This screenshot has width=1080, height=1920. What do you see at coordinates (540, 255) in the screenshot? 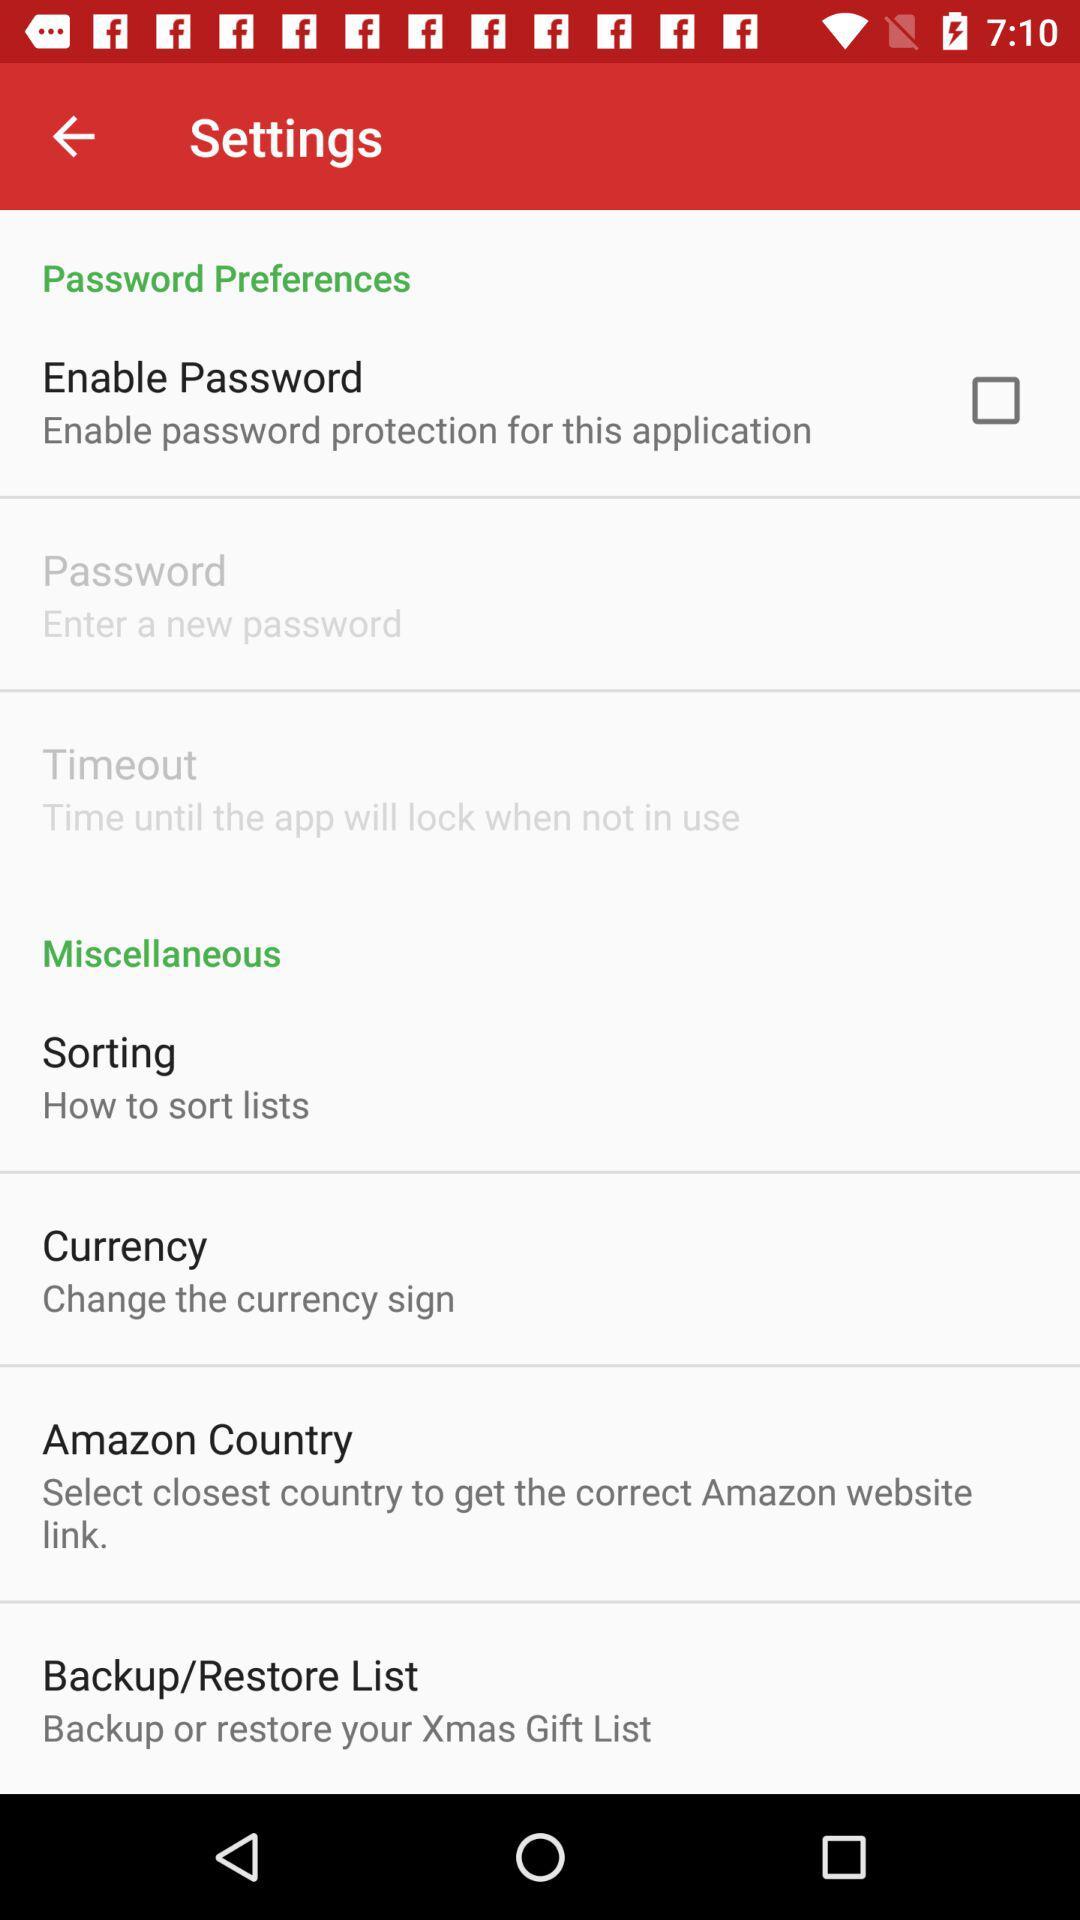
I see `the icon above enable password` at bounding box center [540, 255].